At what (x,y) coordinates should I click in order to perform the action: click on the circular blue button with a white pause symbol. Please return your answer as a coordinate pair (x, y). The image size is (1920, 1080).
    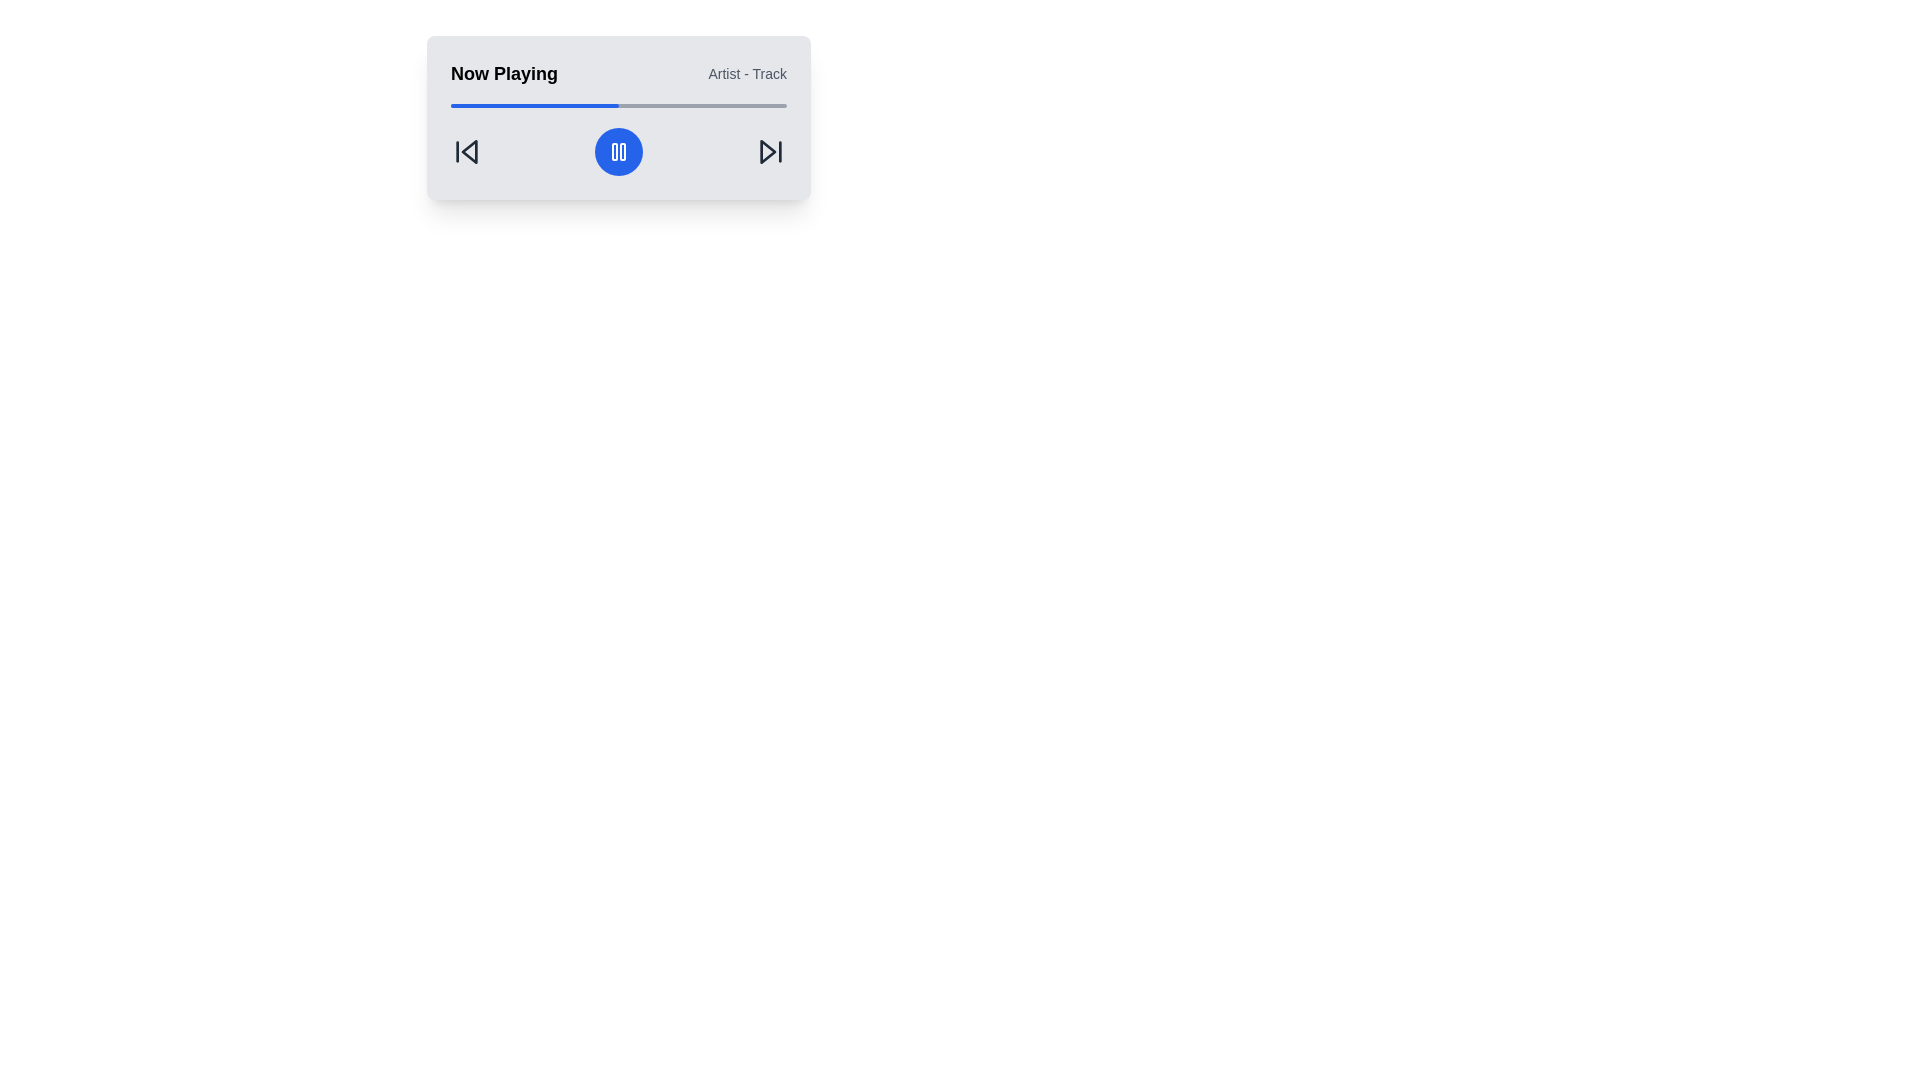
    Looking at the image, I should click on (618, 150).